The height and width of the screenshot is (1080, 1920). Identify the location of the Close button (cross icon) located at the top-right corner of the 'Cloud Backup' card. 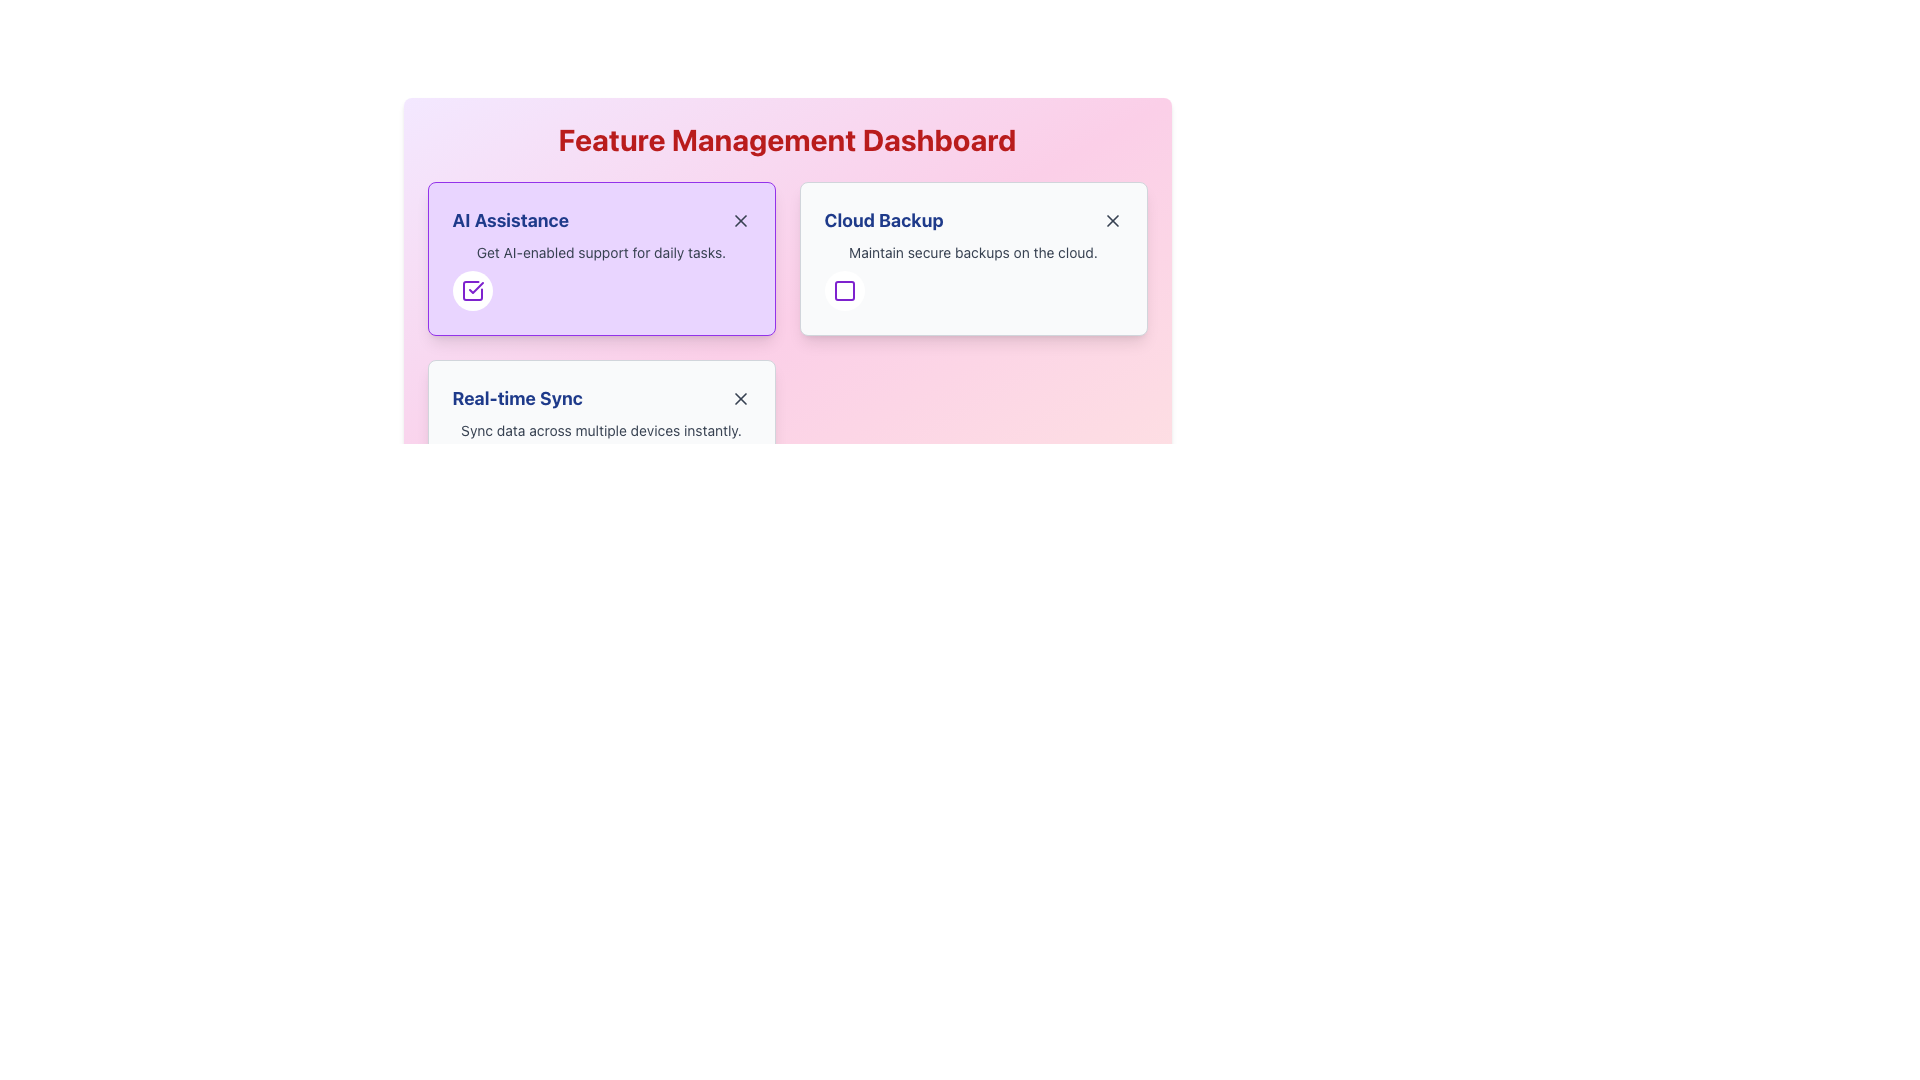
(1111, 220).